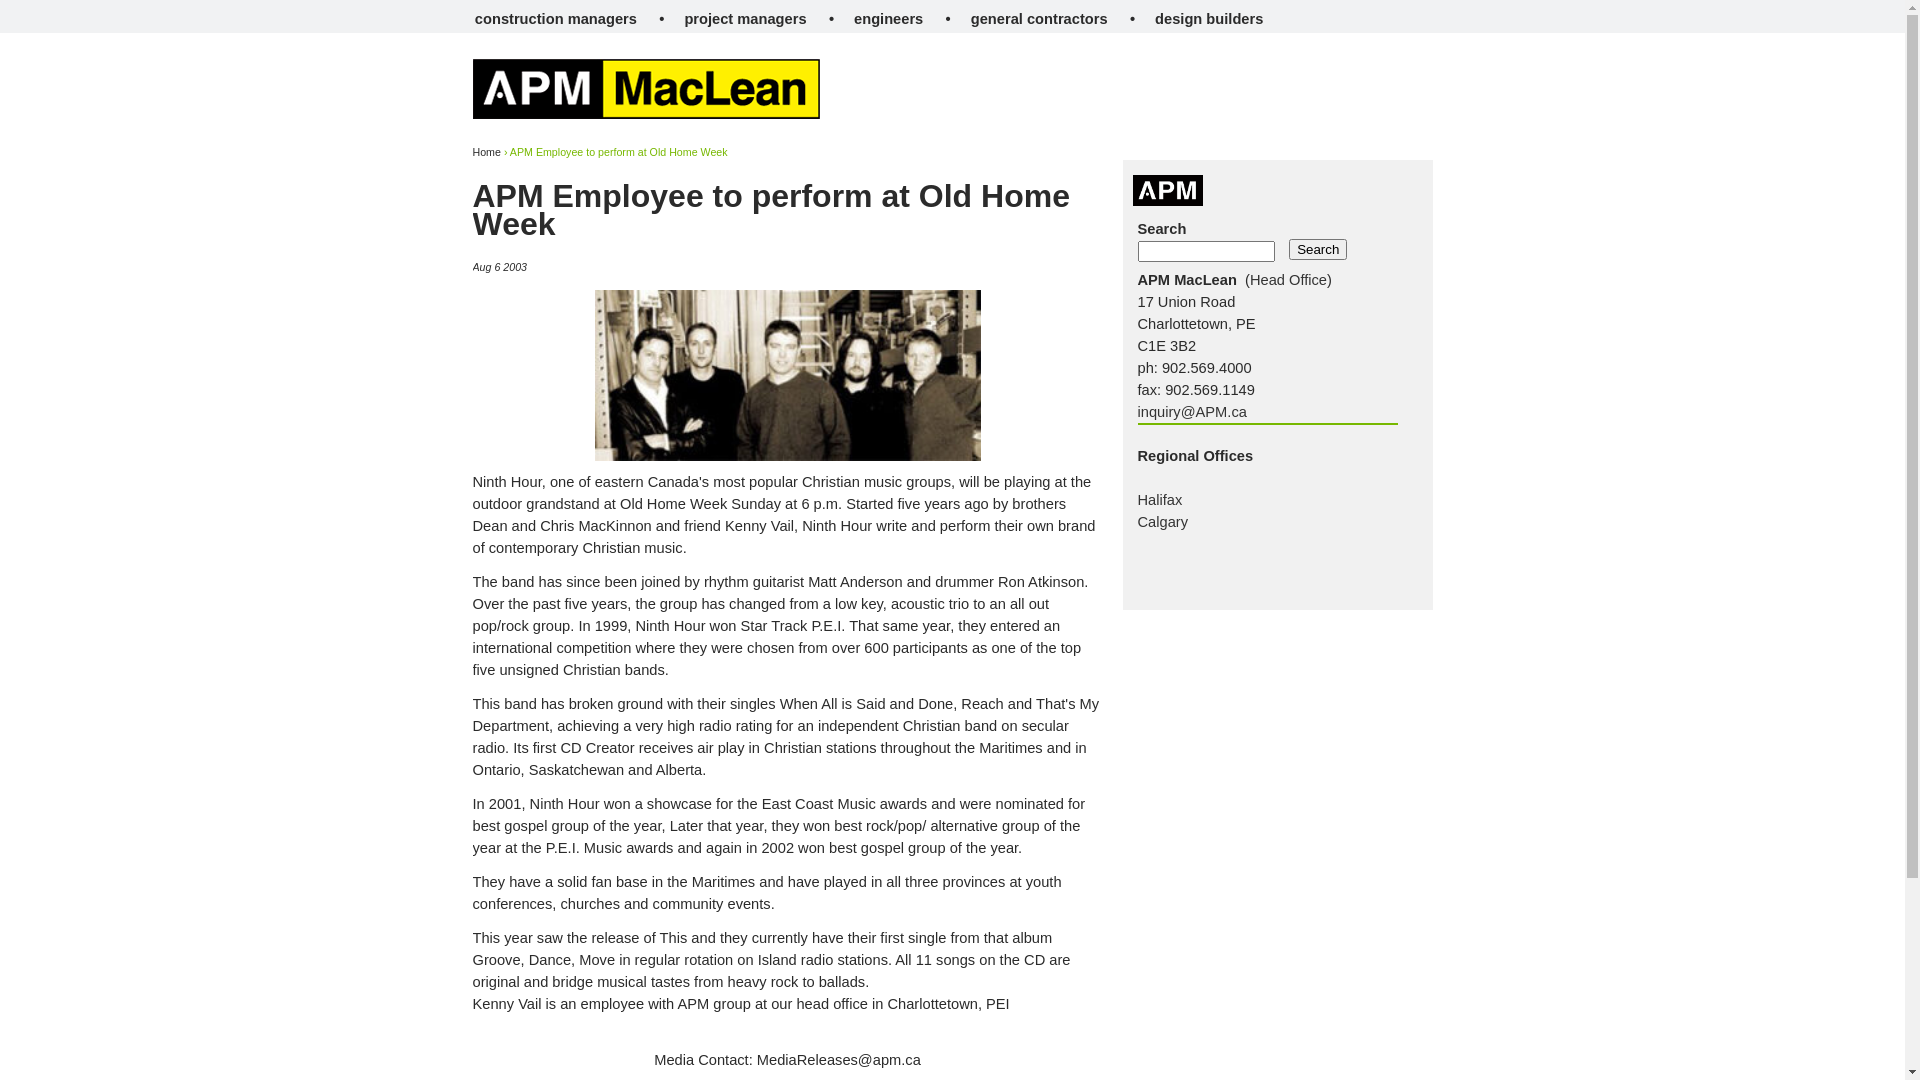 The image size is (1920, 1080). What do you see at coordinates (532, 126) in the screenshot?
I see `'who we are'` at bounding box center [532, 126].